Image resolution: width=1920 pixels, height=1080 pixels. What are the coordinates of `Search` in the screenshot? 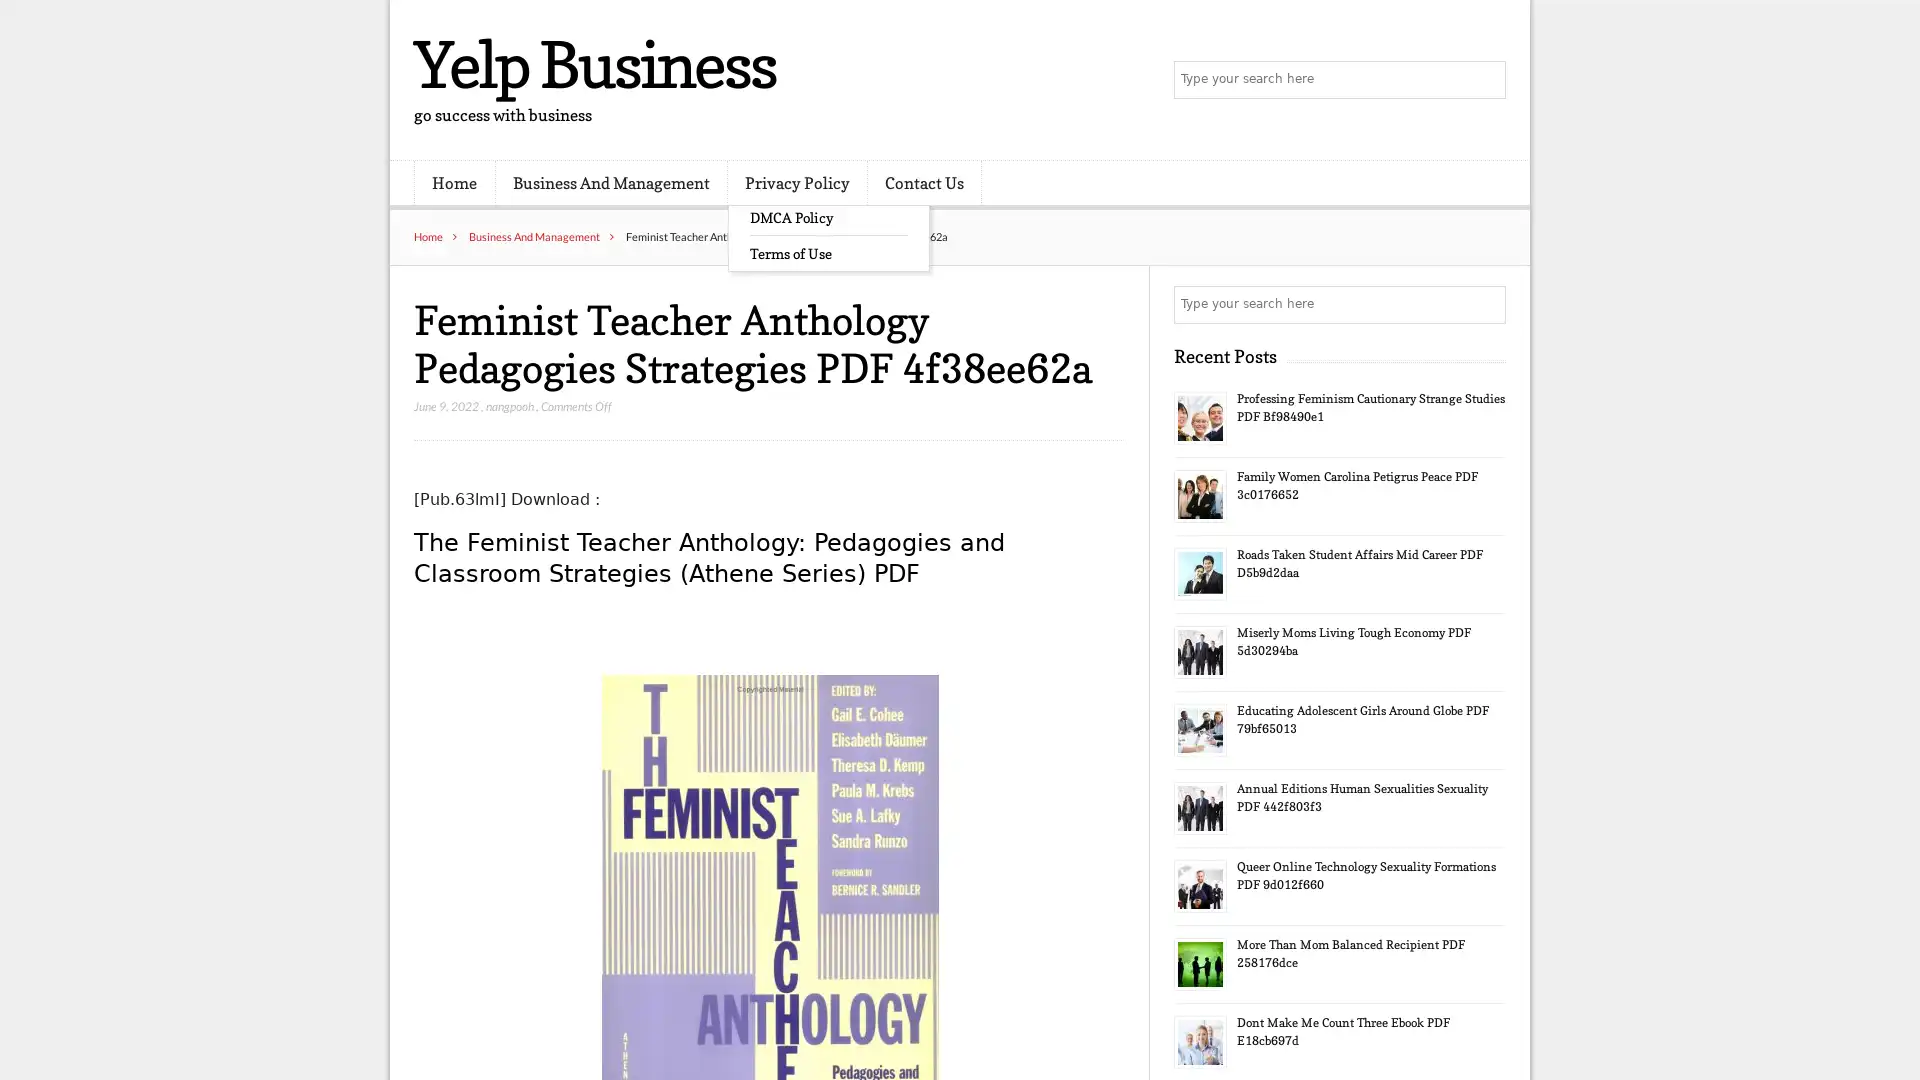 It's located at (1485, 304).